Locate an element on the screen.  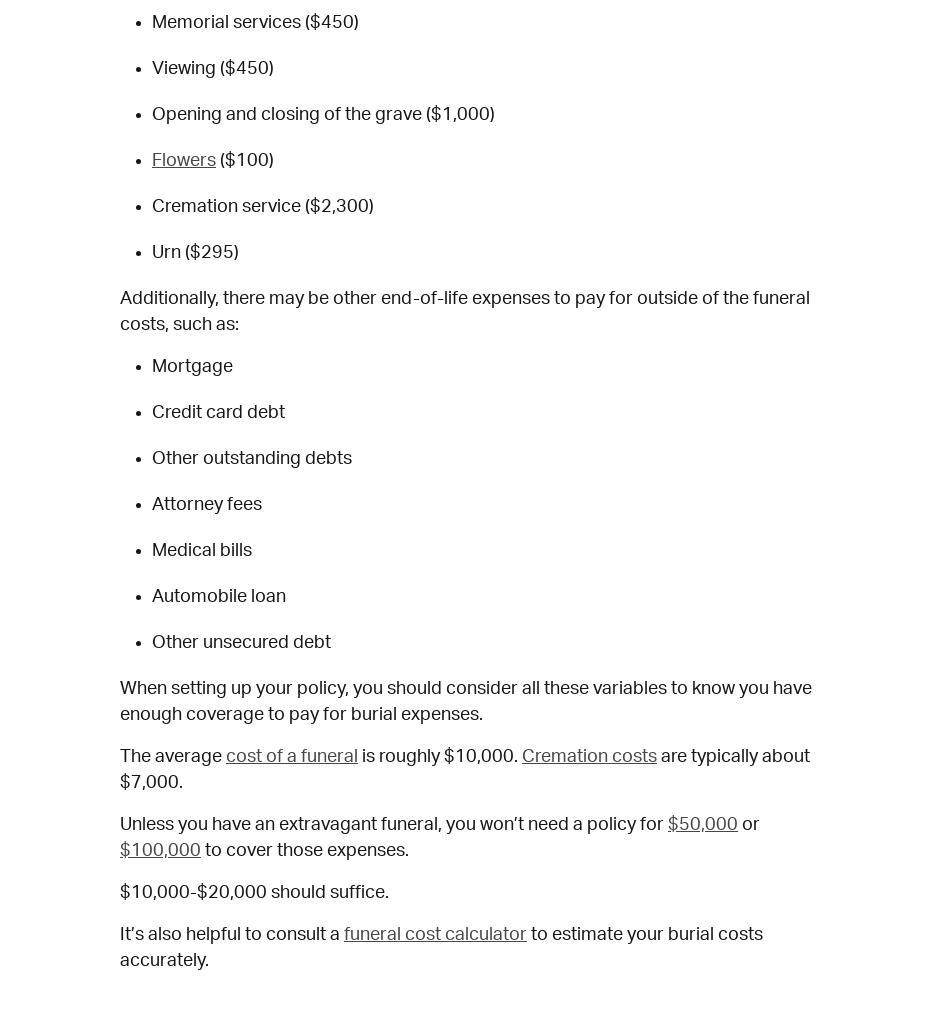
'It’s also helpful to consult a' is located at coordinates (231, 934).